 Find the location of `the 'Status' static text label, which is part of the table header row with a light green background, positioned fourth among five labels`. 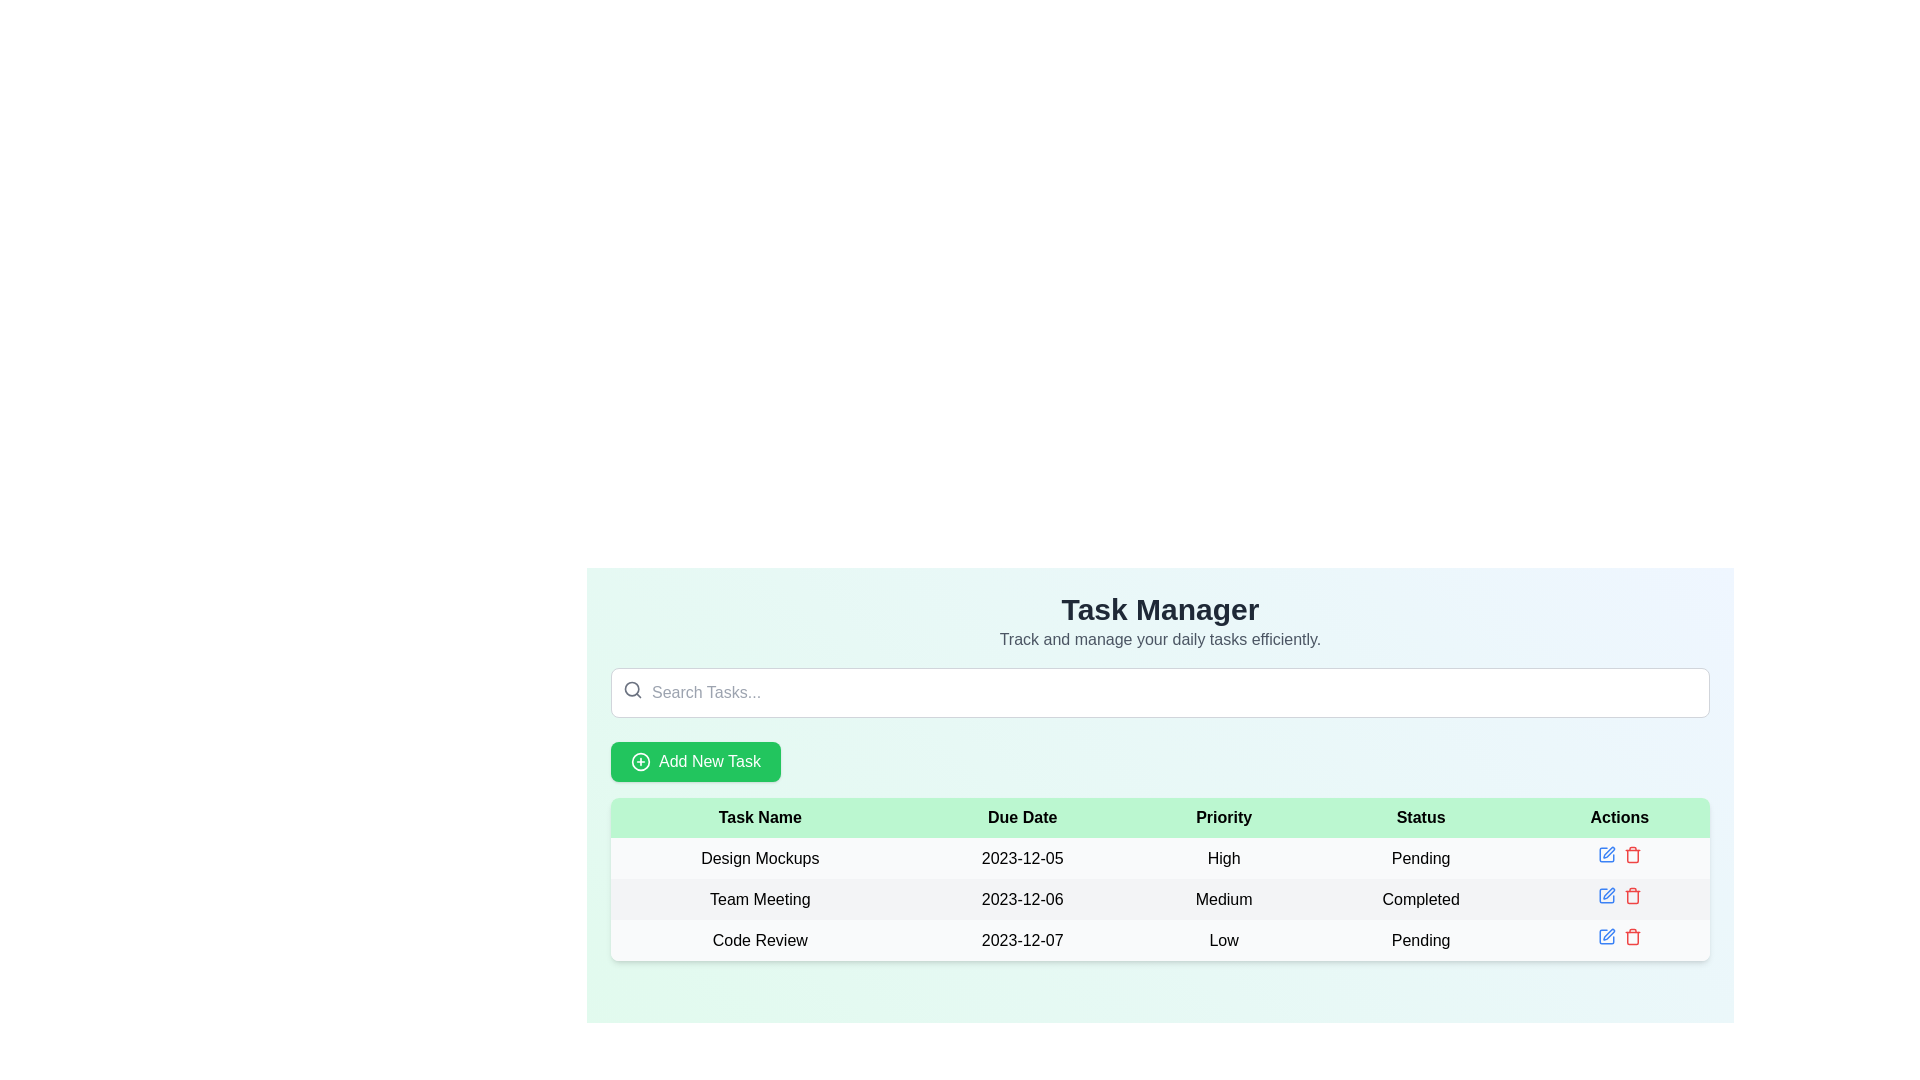

the 'Status' static text label, which is part of the table header row with a light green background, positioned fourth among five labels is located at coordinates (1420, 817).